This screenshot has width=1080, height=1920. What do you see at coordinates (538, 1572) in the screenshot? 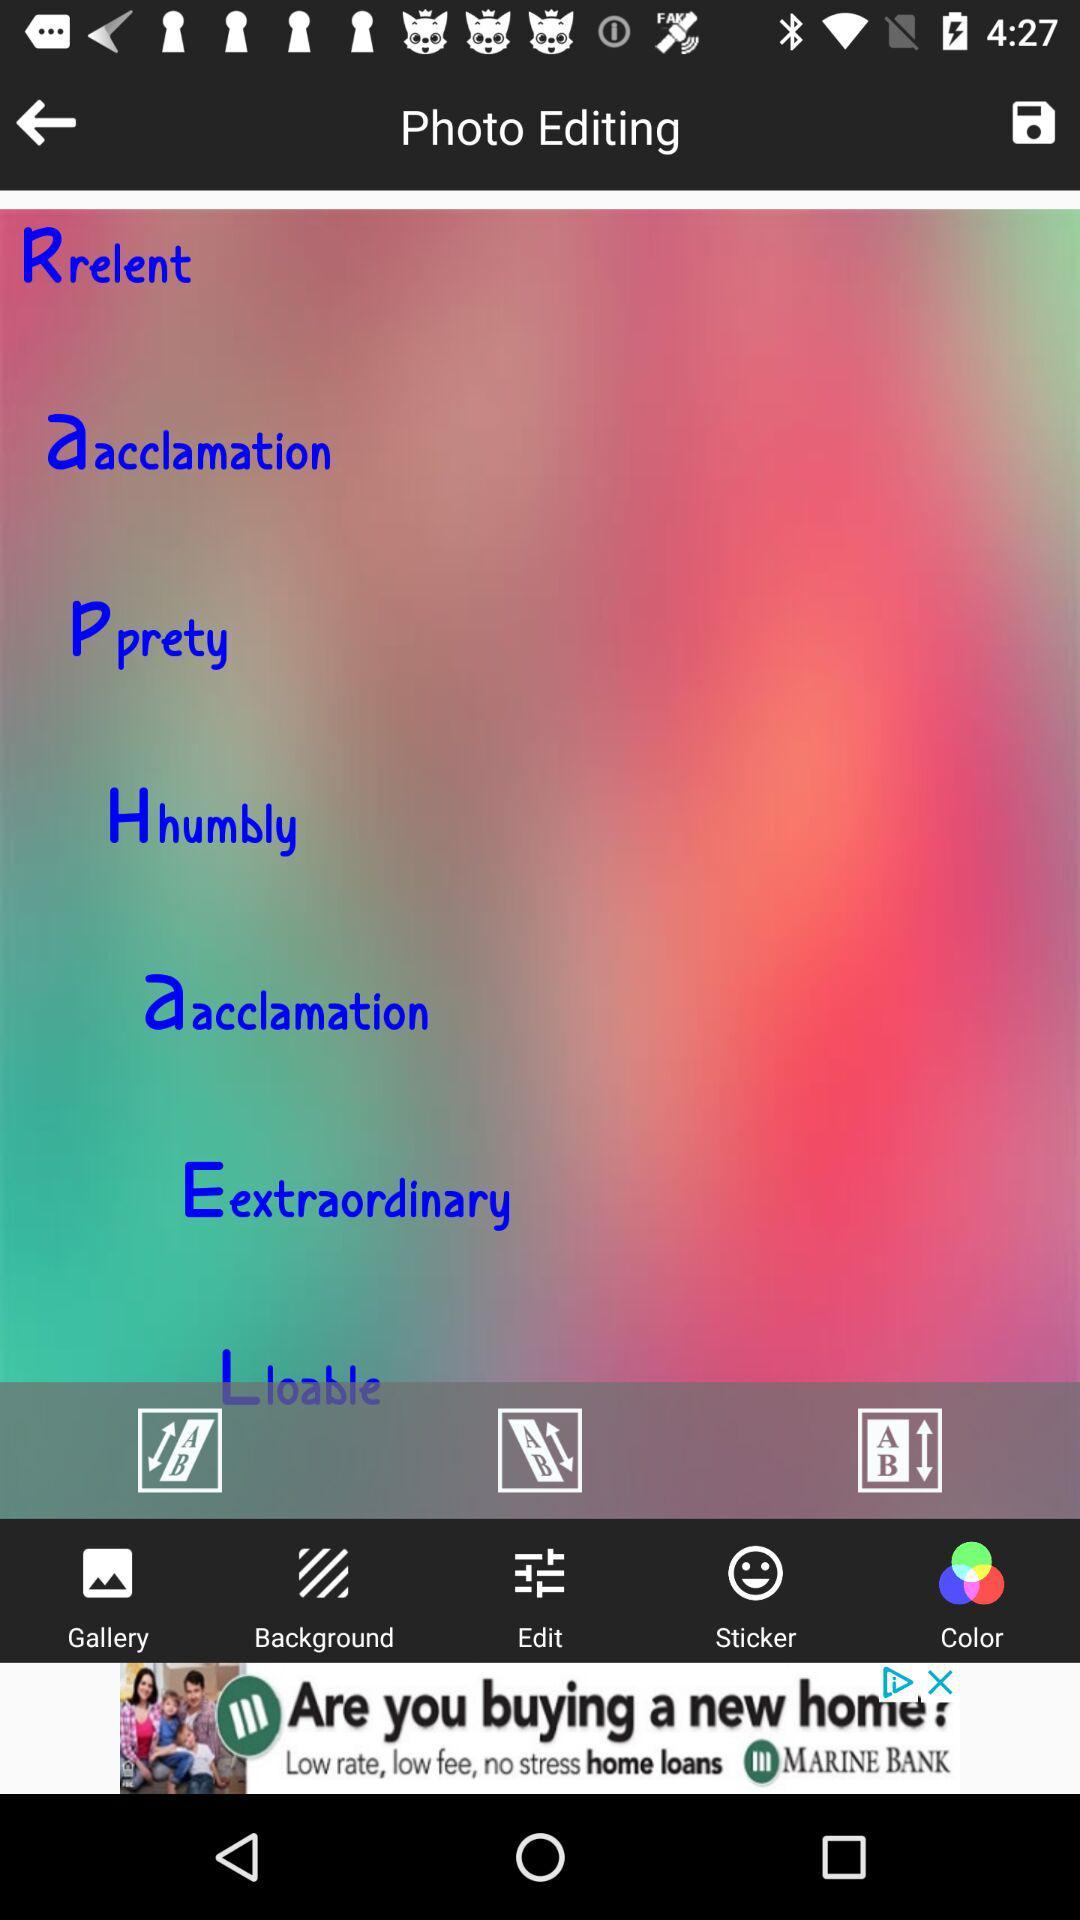
I see `edit photo` at bounding box center [538, 1572].